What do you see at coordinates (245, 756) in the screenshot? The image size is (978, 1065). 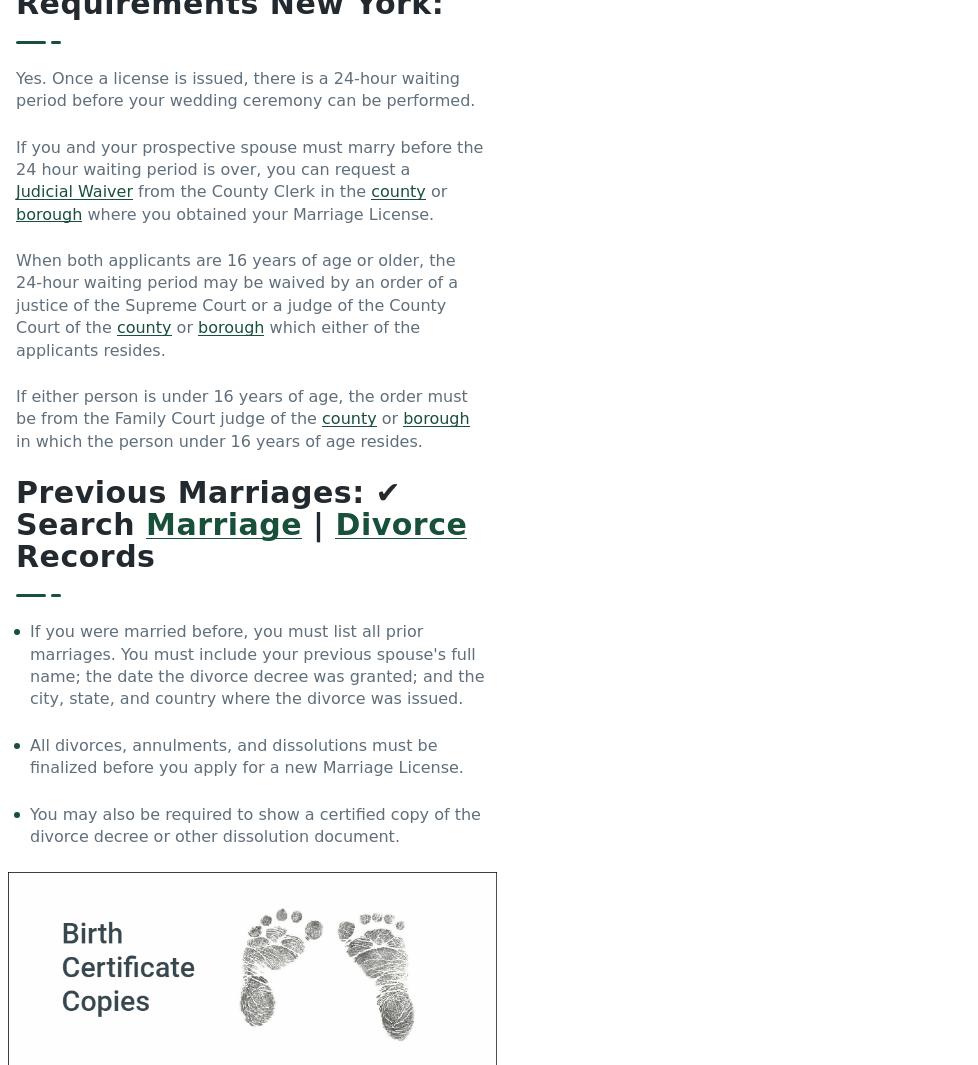 I see `'All divorces, annulments, and dissolutions must be finalized before you apply for a new Marriage License.'` at bounding box center [245, 756].